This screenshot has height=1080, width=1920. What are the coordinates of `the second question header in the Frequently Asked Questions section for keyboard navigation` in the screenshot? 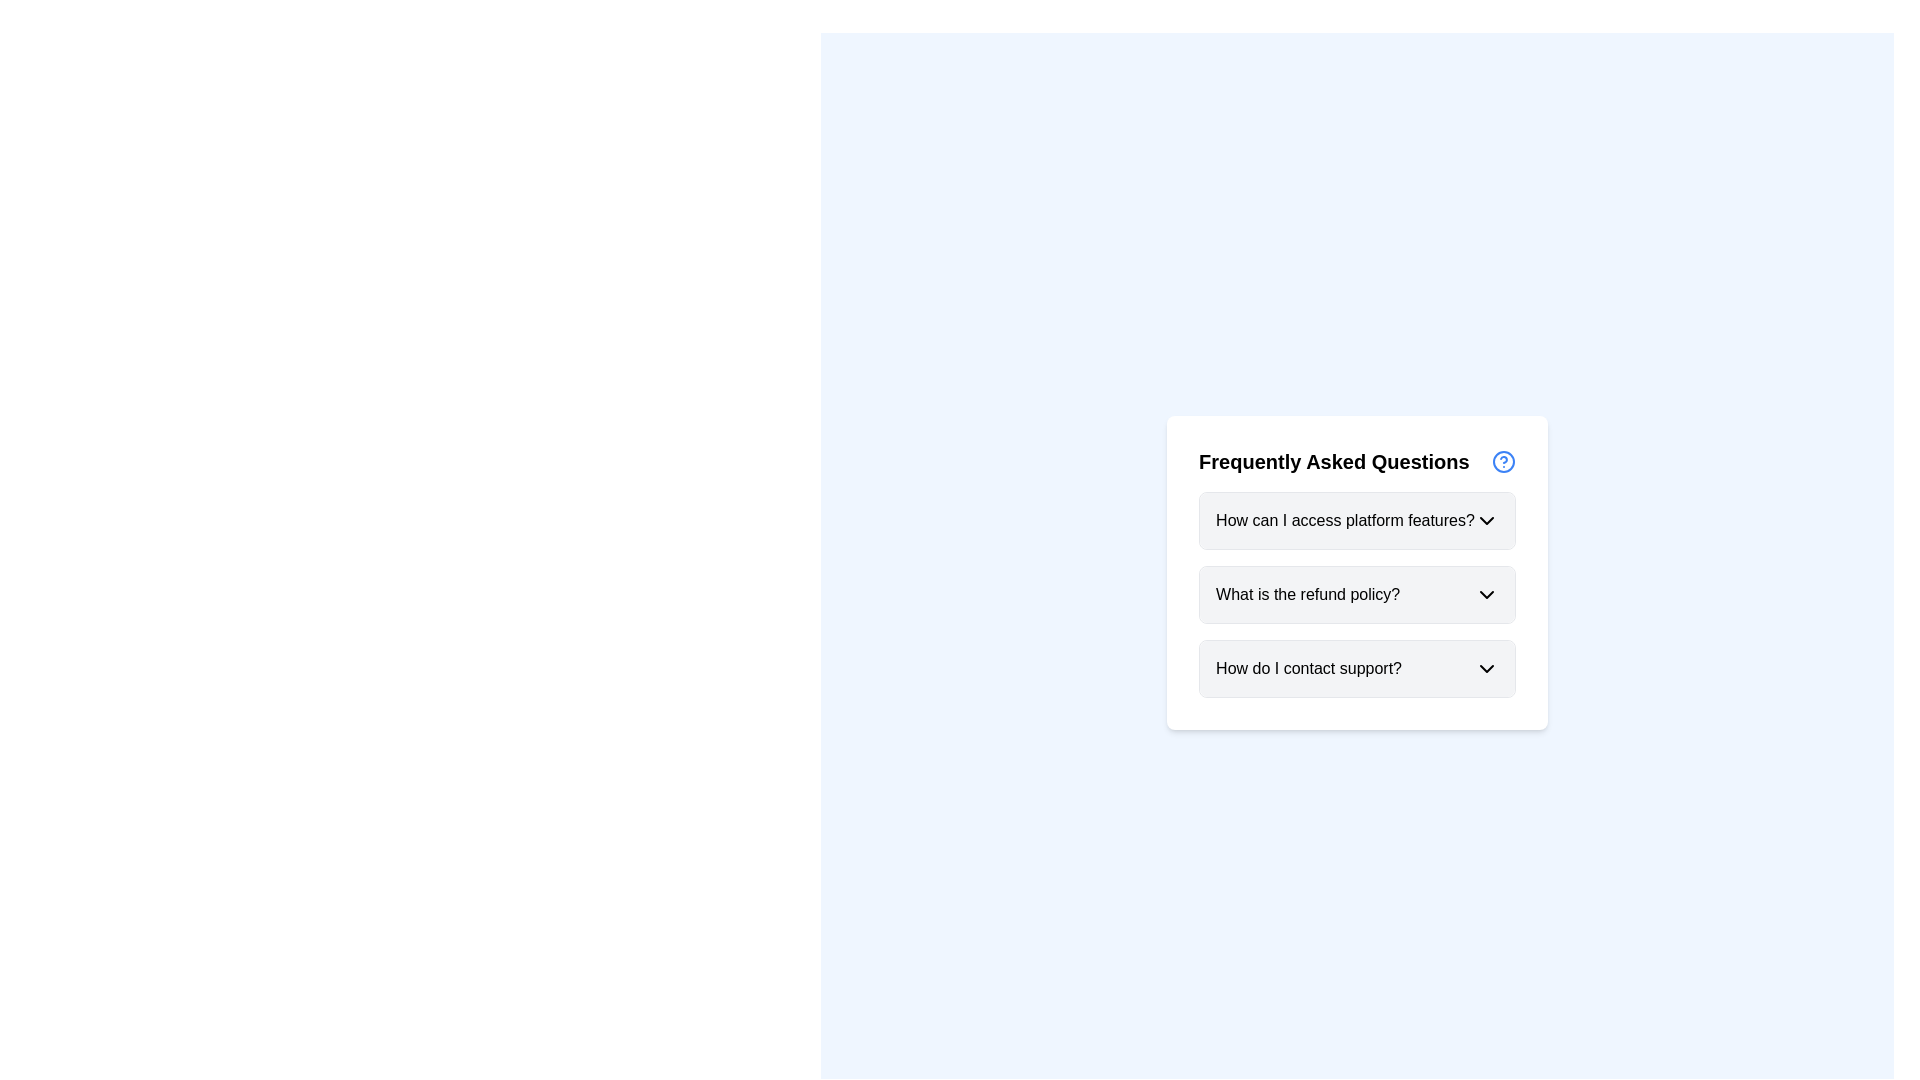 It's located at (1357, 593).